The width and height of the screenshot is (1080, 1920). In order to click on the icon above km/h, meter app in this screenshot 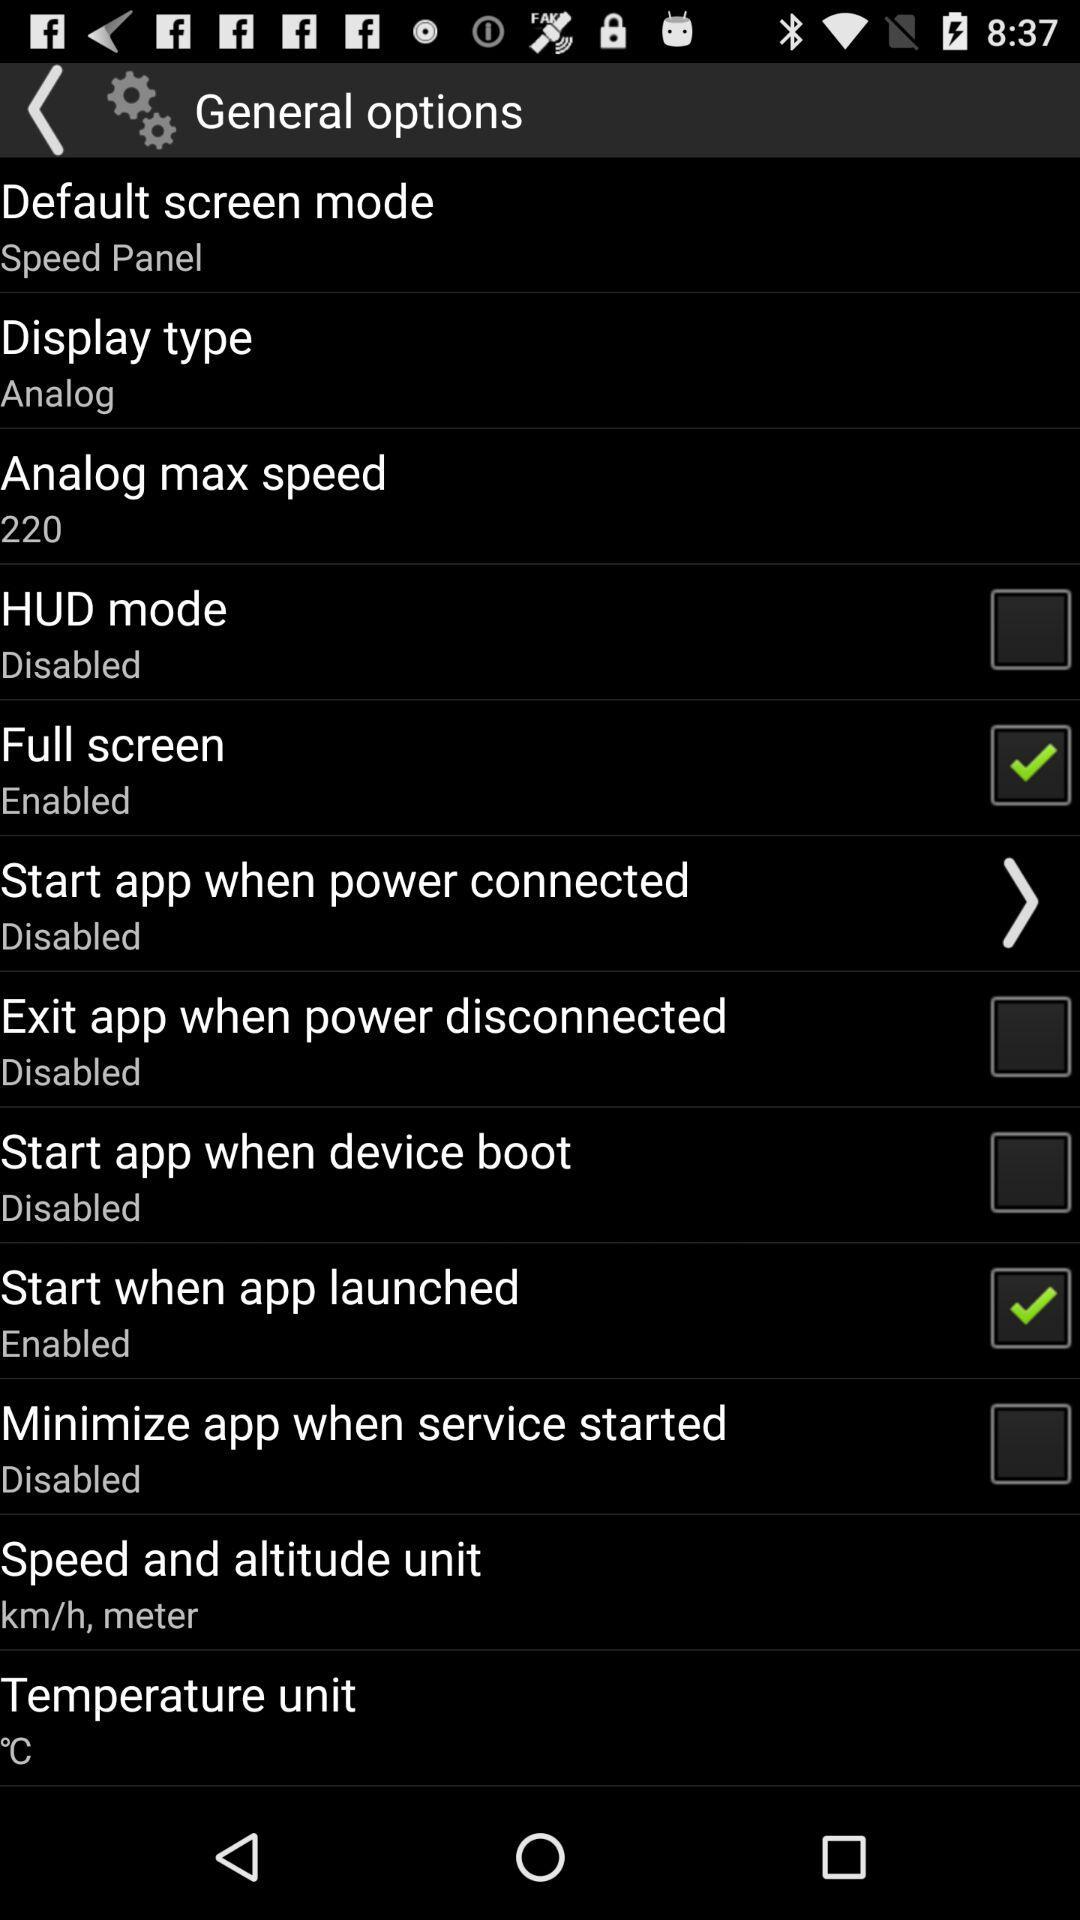, I will do `click(240, 1556)`.